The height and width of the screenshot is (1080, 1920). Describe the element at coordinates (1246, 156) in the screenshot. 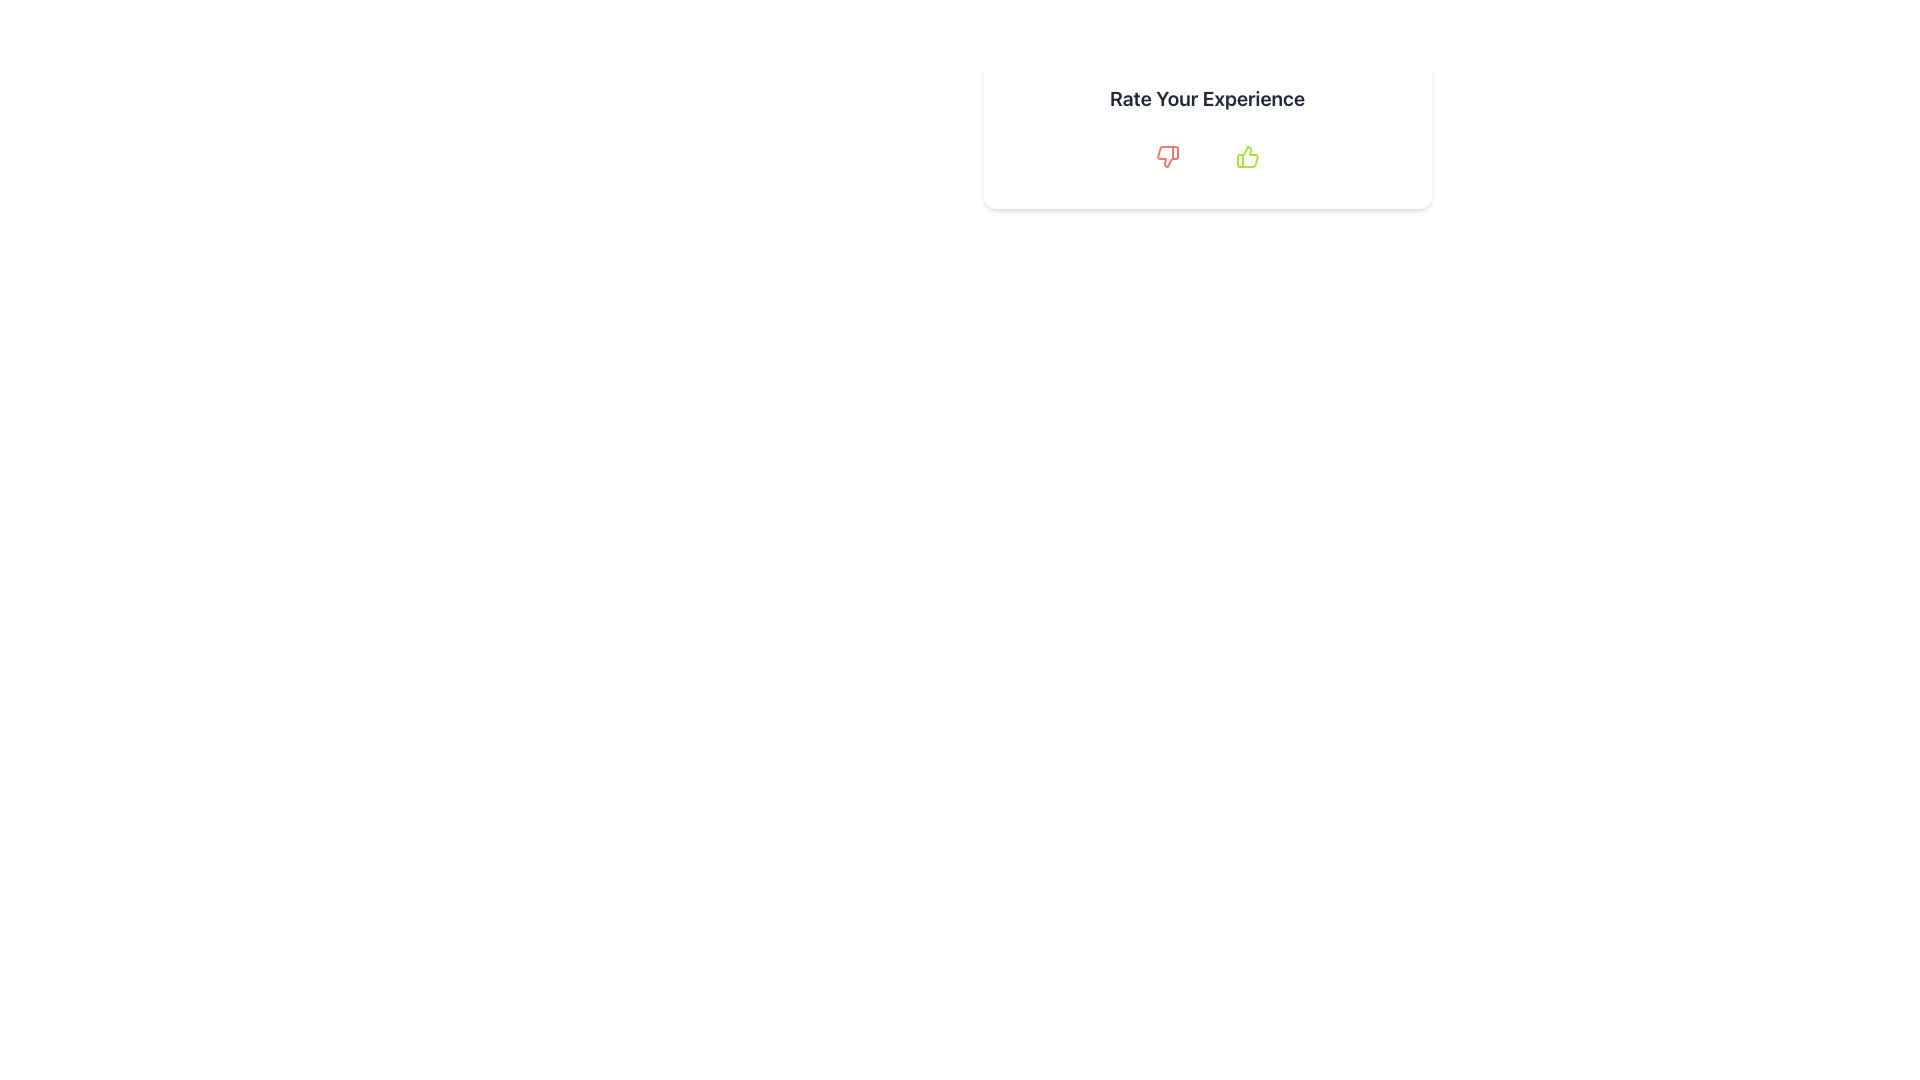

I see `the thumbs-up icon, which is a lime green icon with a detailed design, to provide a positive rating` at that location.